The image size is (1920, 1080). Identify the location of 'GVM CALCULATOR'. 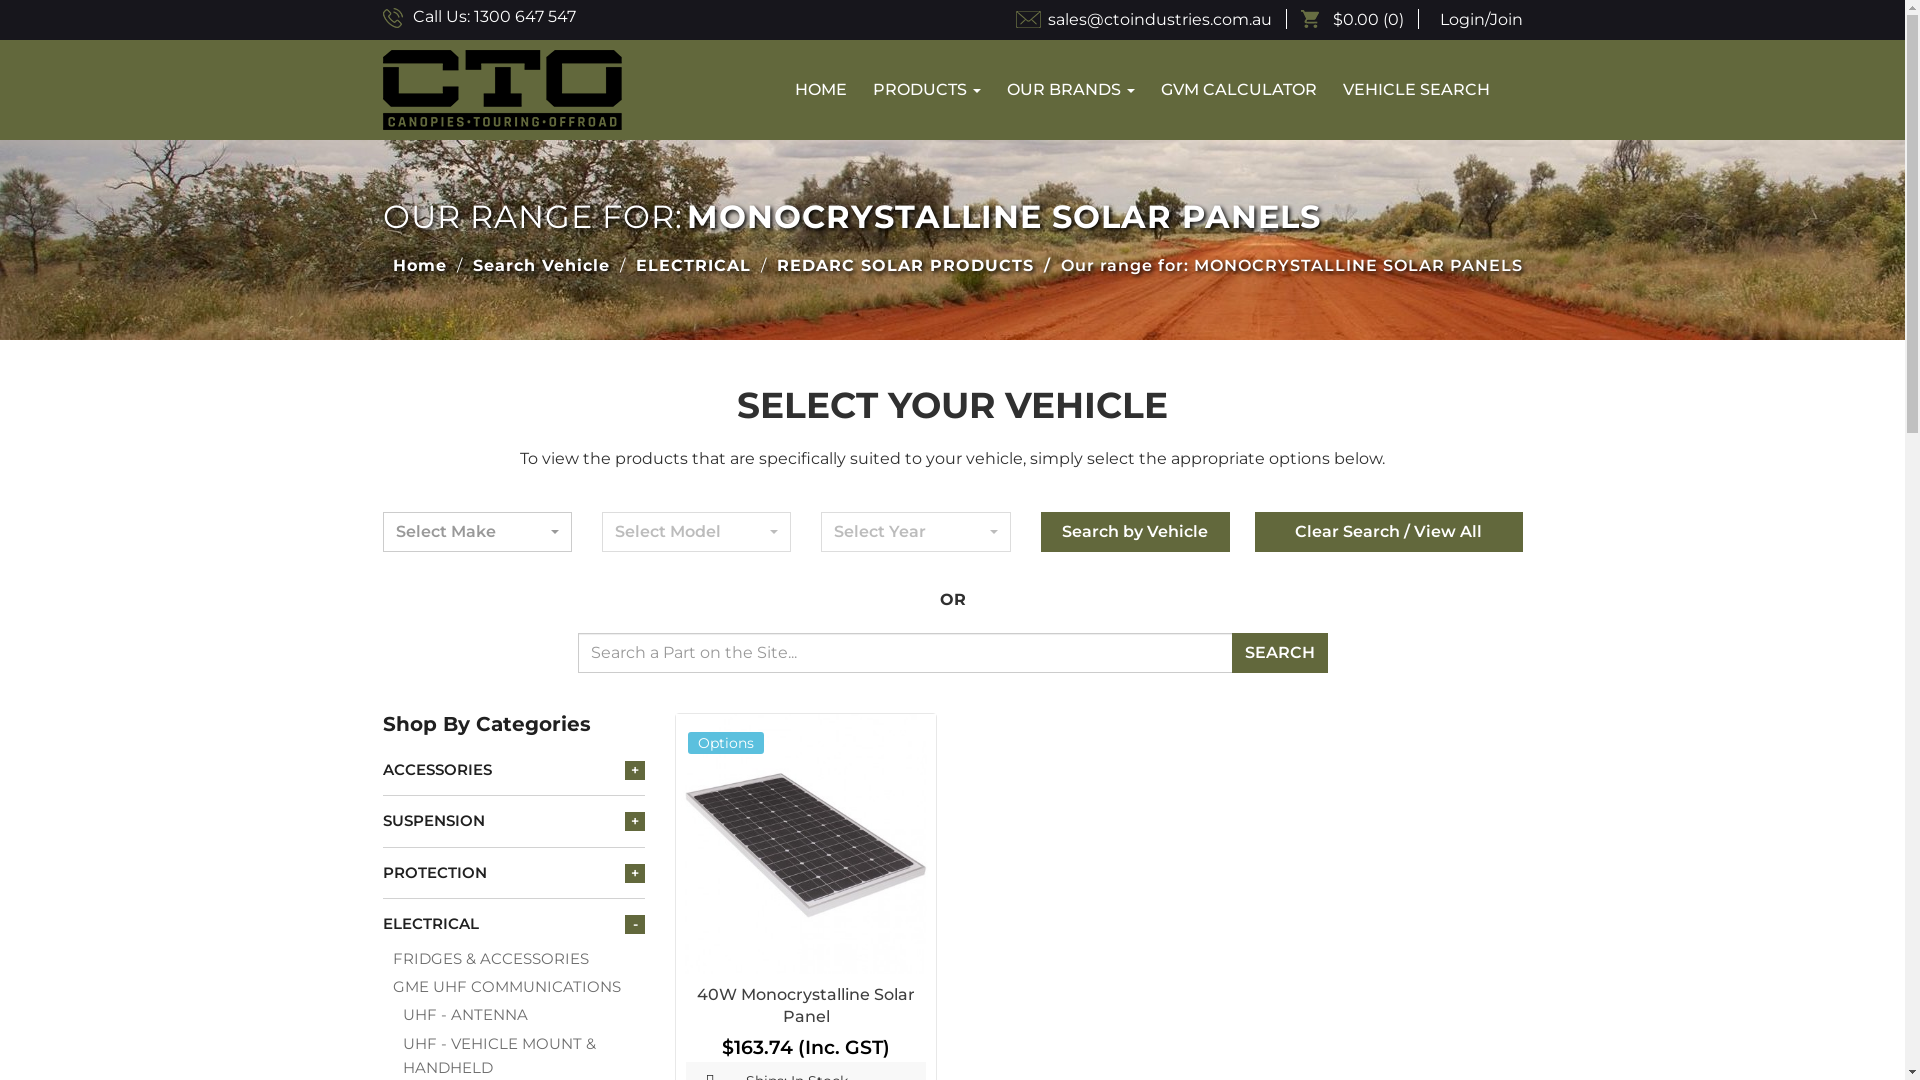
(1237, 88).